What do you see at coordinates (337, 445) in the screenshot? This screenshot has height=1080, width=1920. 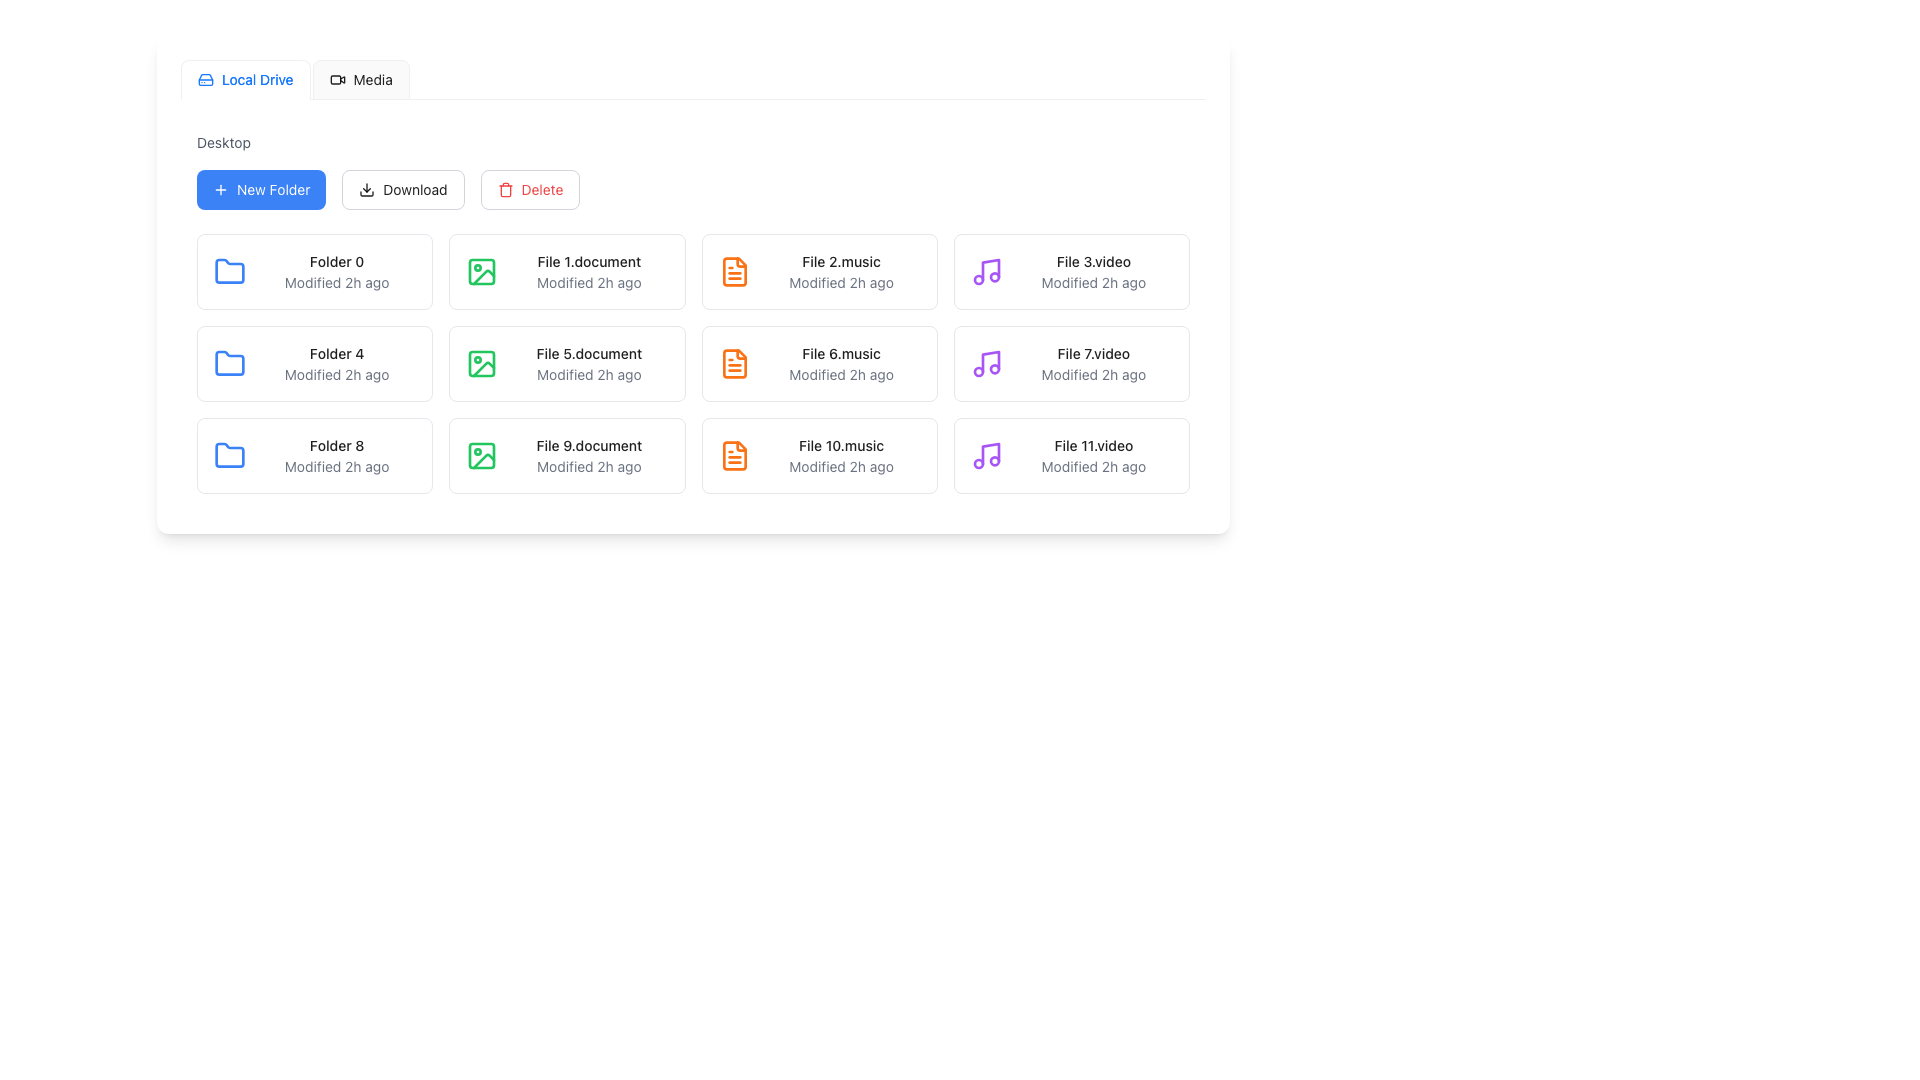 I see `the text label 'Folder 8'` at bounding box center [337, 445].